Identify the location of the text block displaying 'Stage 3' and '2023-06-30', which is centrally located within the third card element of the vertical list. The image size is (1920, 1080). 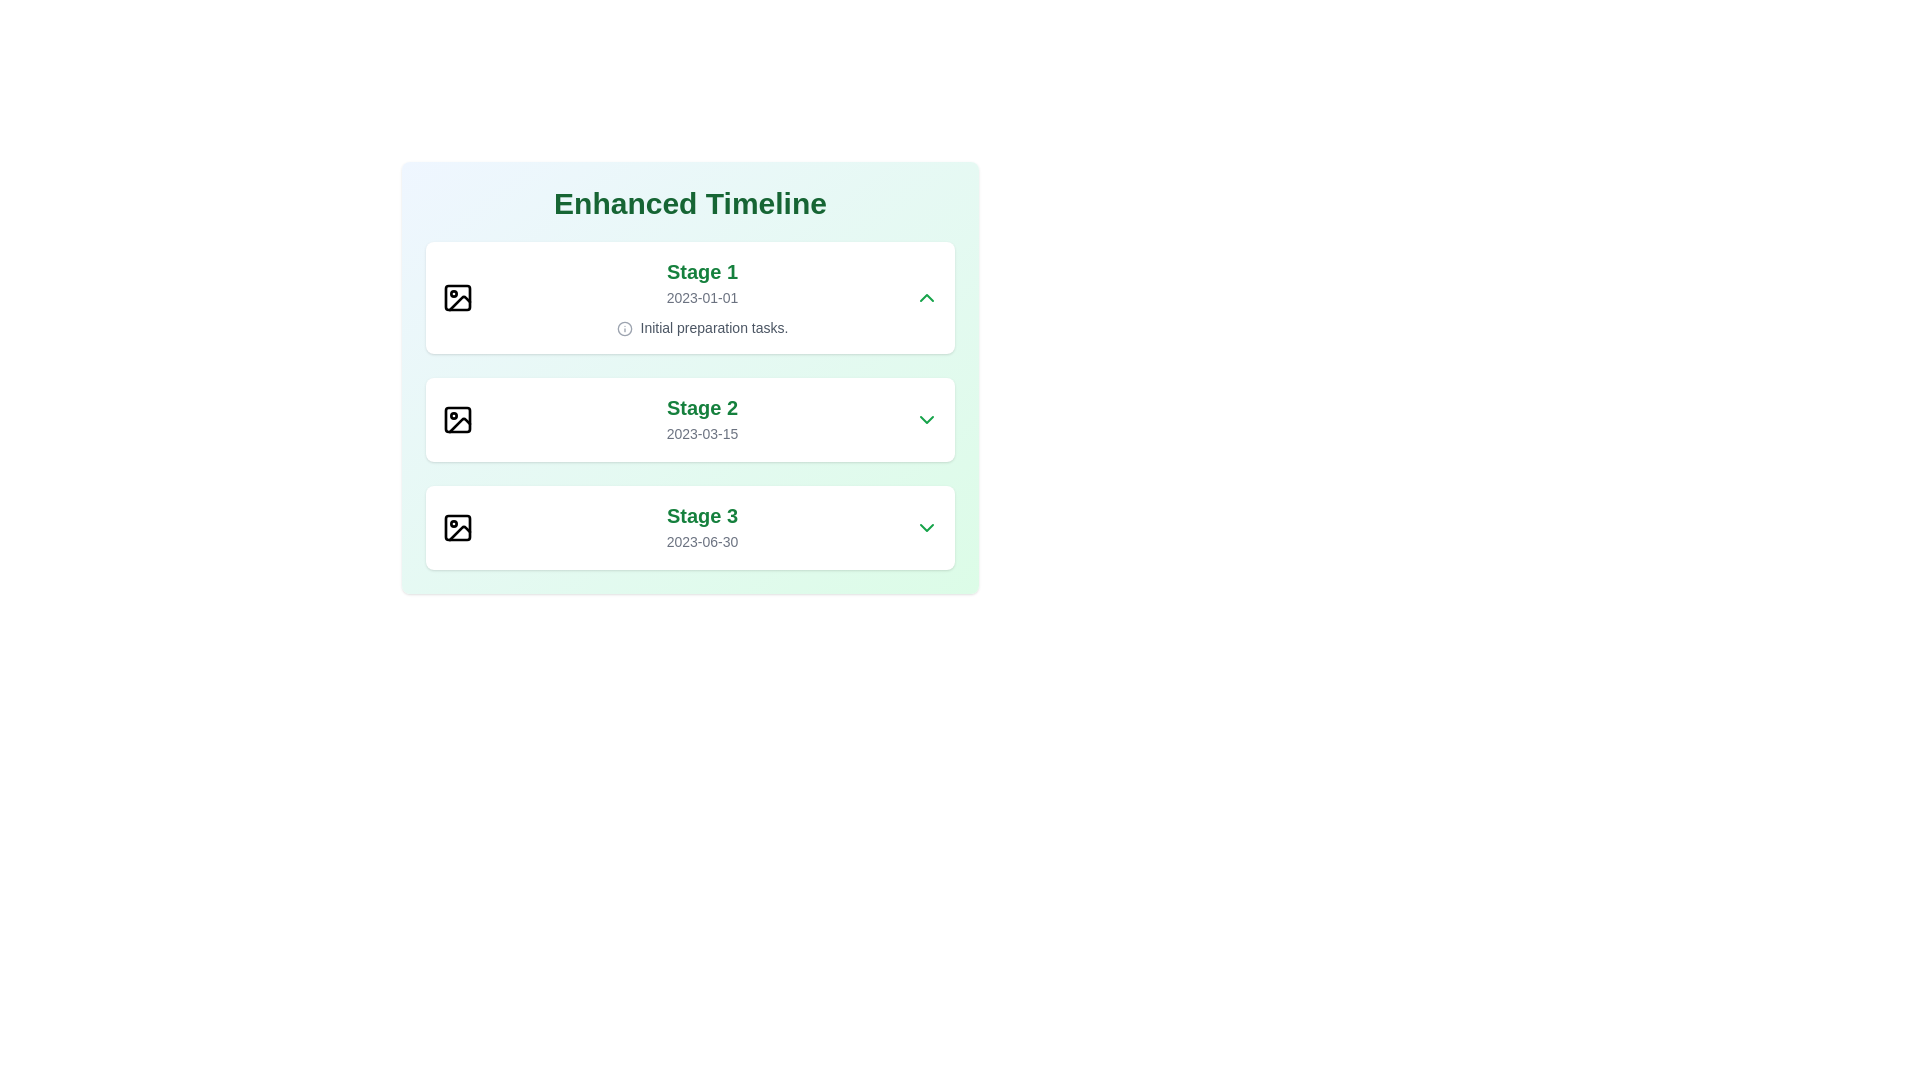
(702, 527).